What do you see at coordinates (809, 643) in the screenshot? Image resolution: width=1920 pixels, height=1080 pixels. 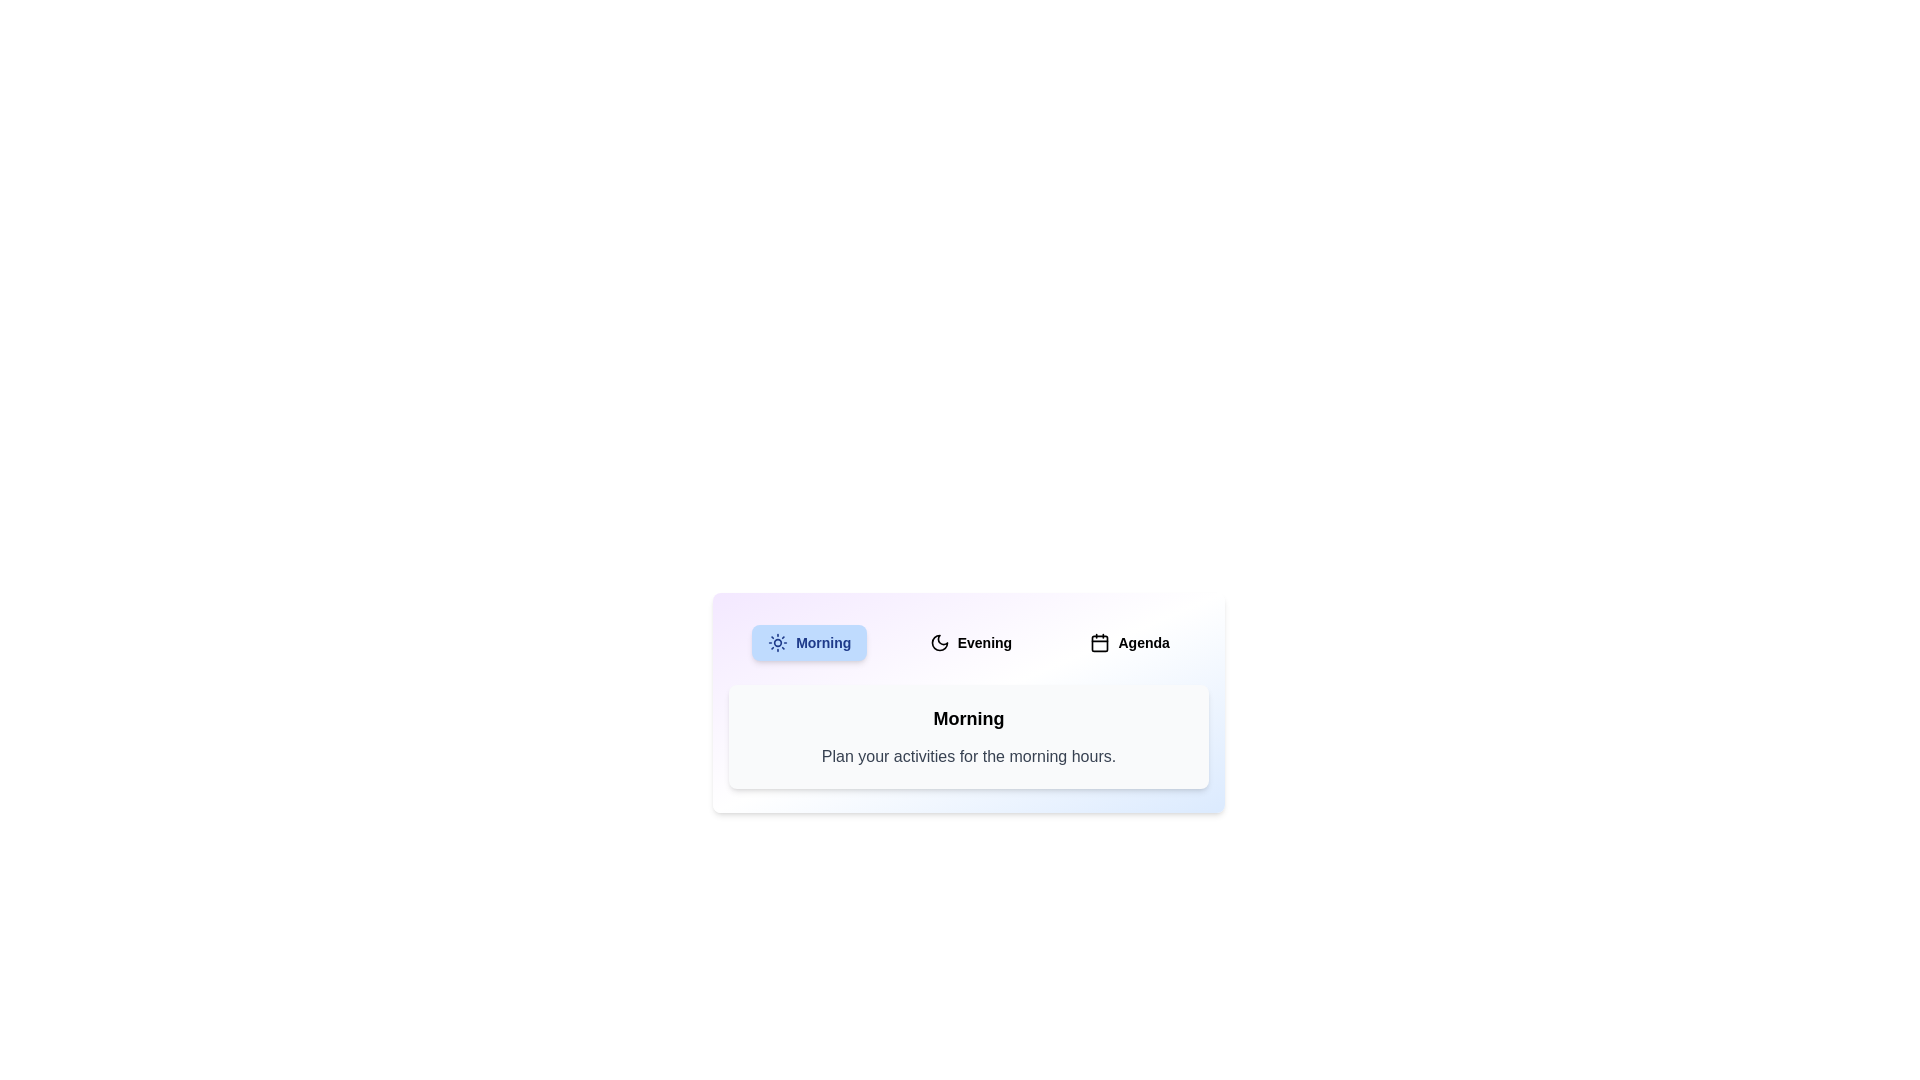 I see `the Morning tab by clicking on its corresponding button` at bounding box center [809, 643].